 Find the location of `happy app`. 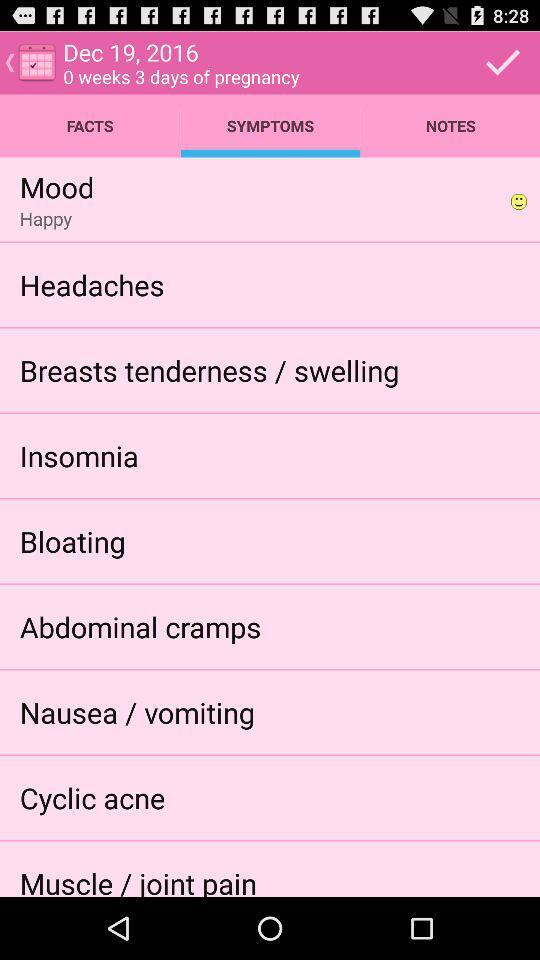

happy app is located at coordinates (45, 218).